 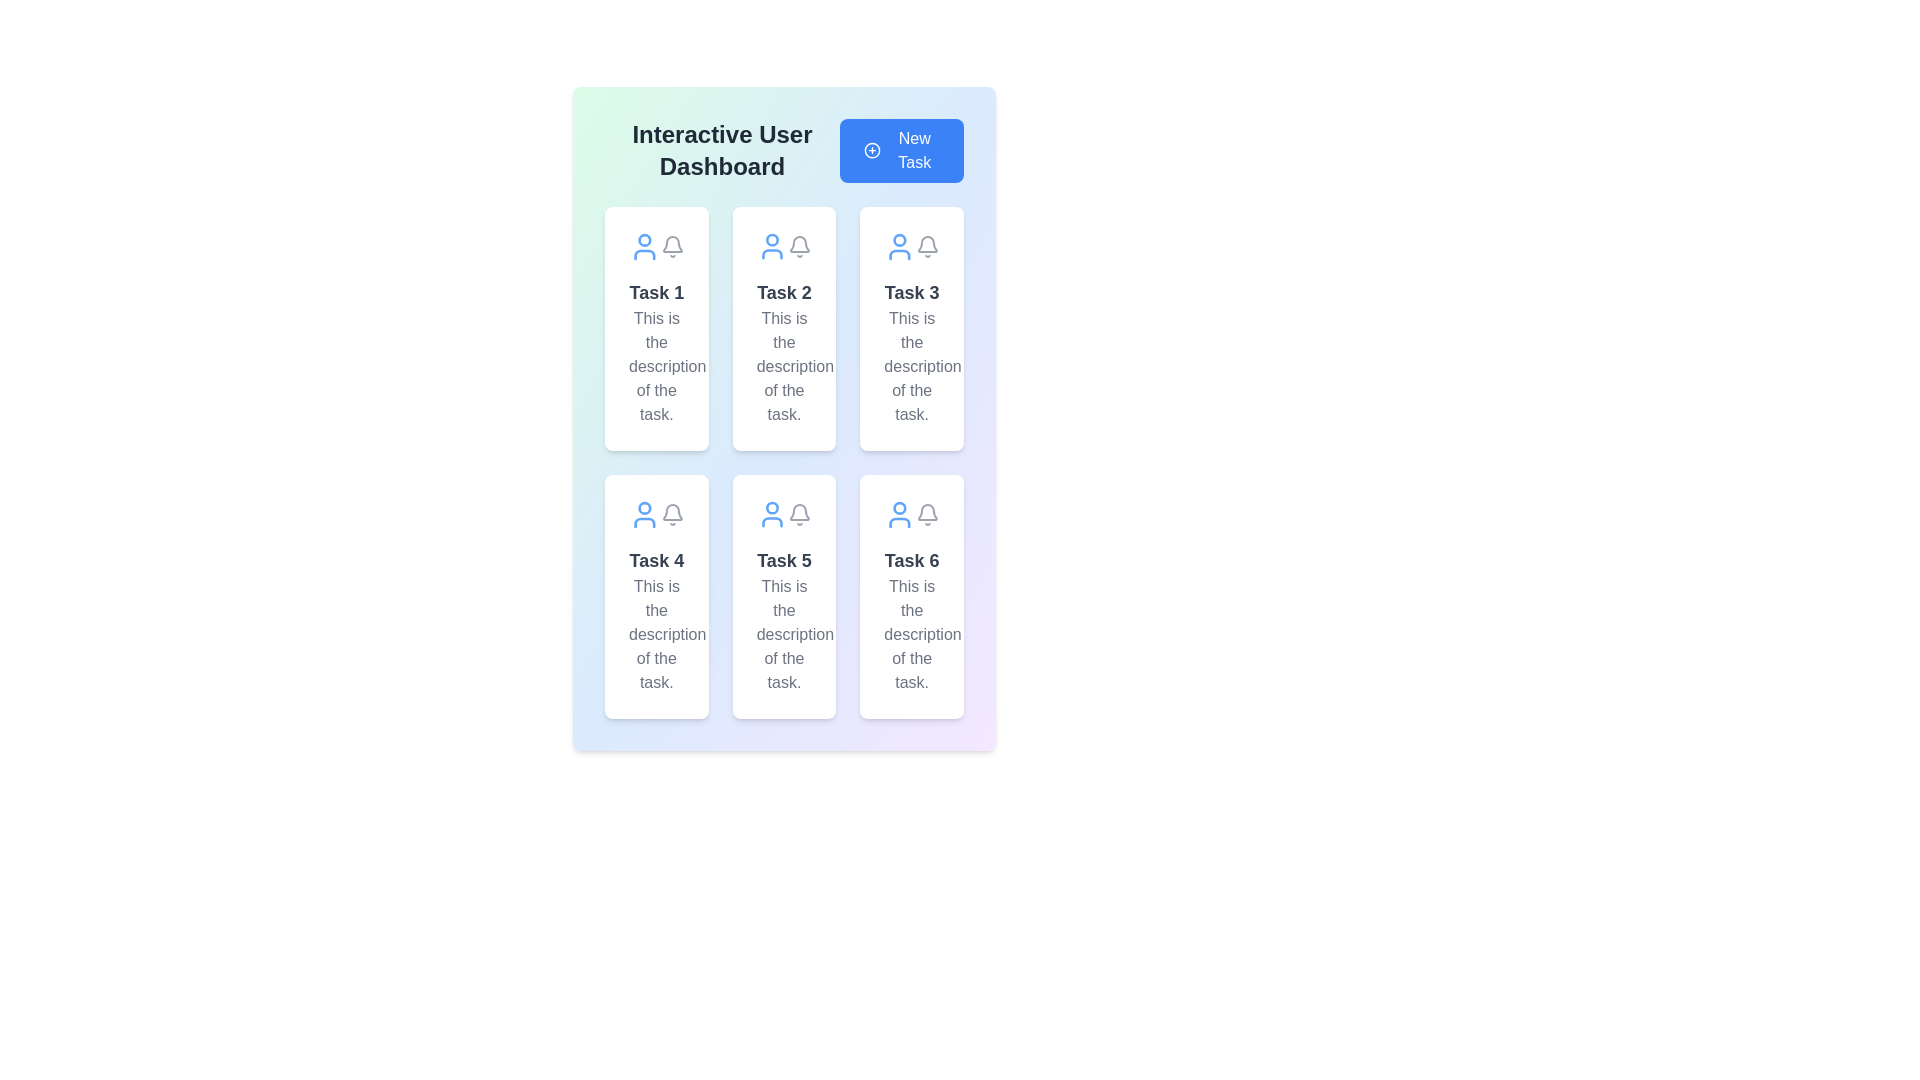 I want to click on the user profile icon, which has a circular head and rectangular body in blue, located in the top-left corner of the card titled 'Task 1', so click(x=644, y=245).